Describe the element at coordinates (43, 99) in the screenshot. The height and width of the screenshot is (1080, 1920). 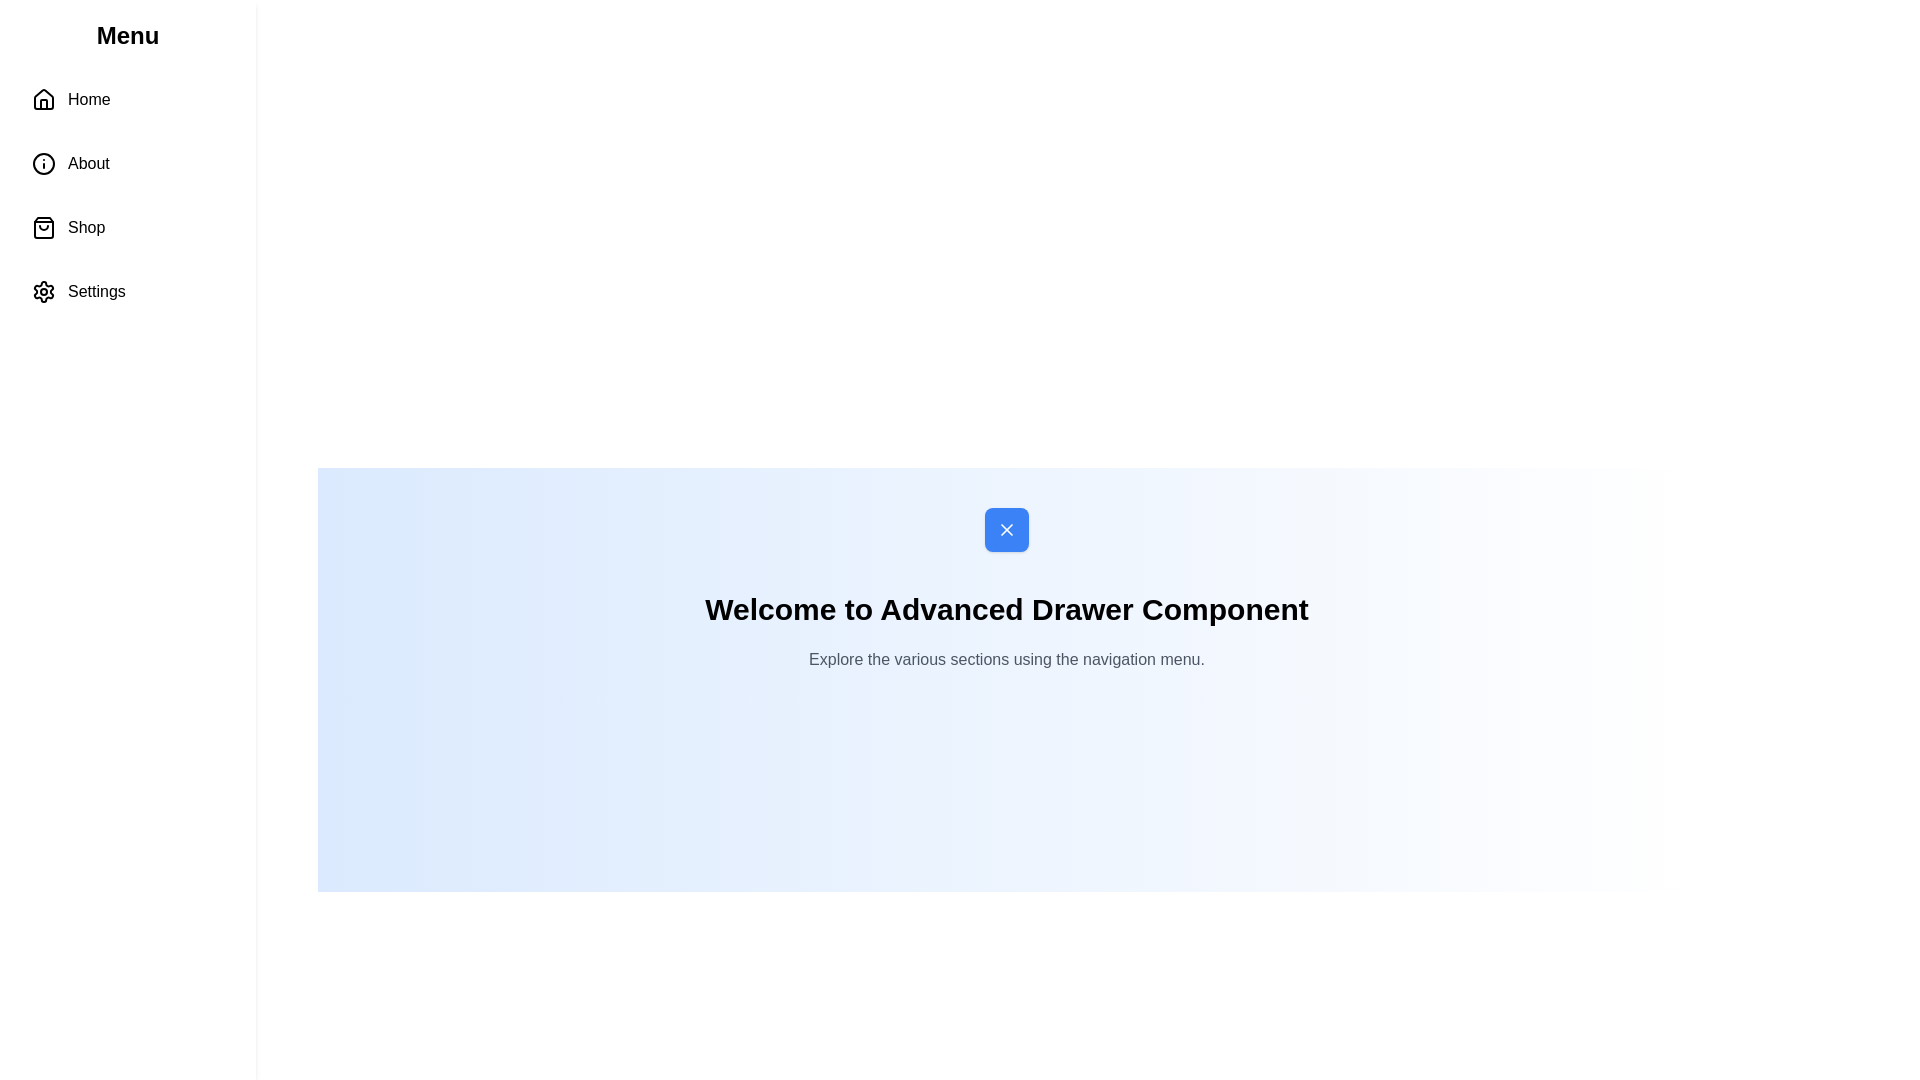
I see `the 'Home' icon located at the top of the left navigation menu` at that location.